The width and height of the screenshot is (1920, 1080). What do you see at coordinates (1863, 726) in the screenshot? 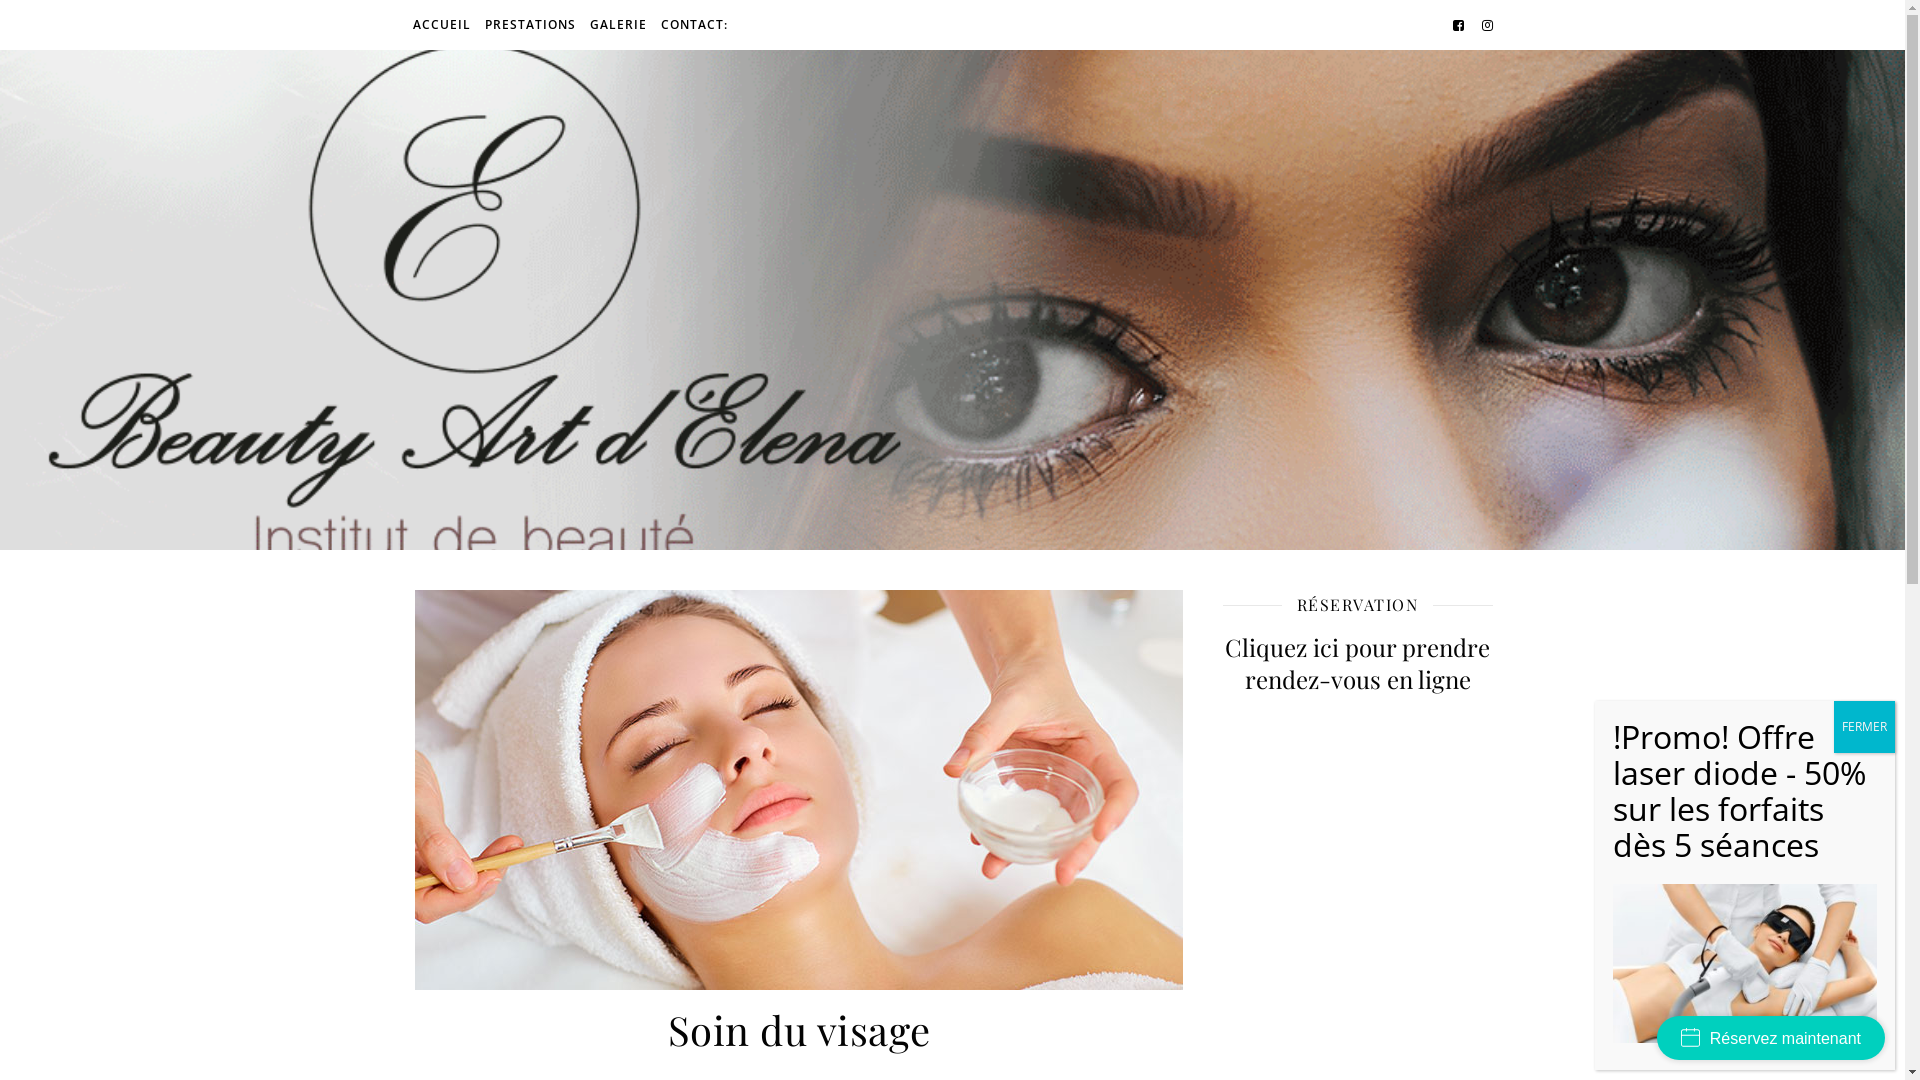
I see `'FERMER'` at bounding box center [1863, 726].